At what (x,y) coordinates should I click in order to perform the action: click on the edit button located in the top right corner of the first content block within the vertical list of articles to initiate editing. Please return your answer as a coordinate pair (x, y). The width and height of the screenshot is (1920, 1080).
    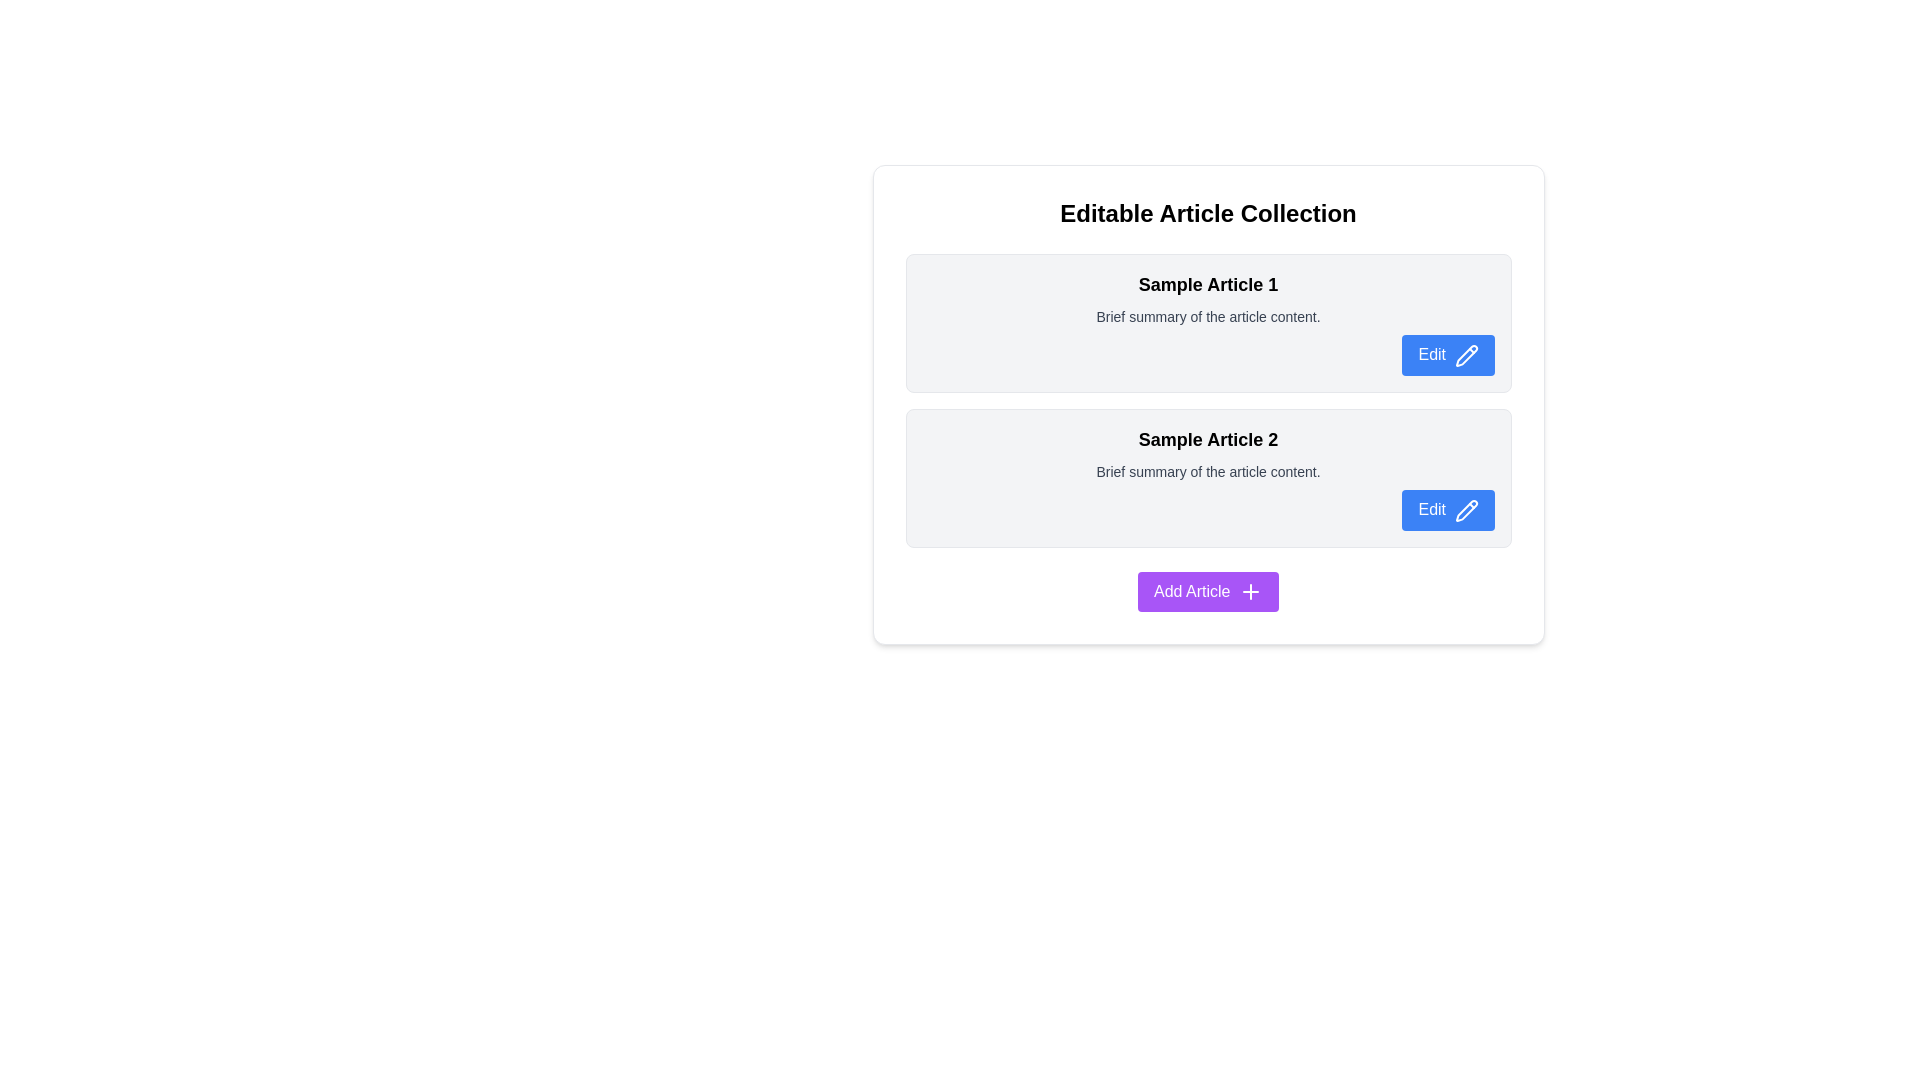
    Looking at the image, I should click on (1448, 354).